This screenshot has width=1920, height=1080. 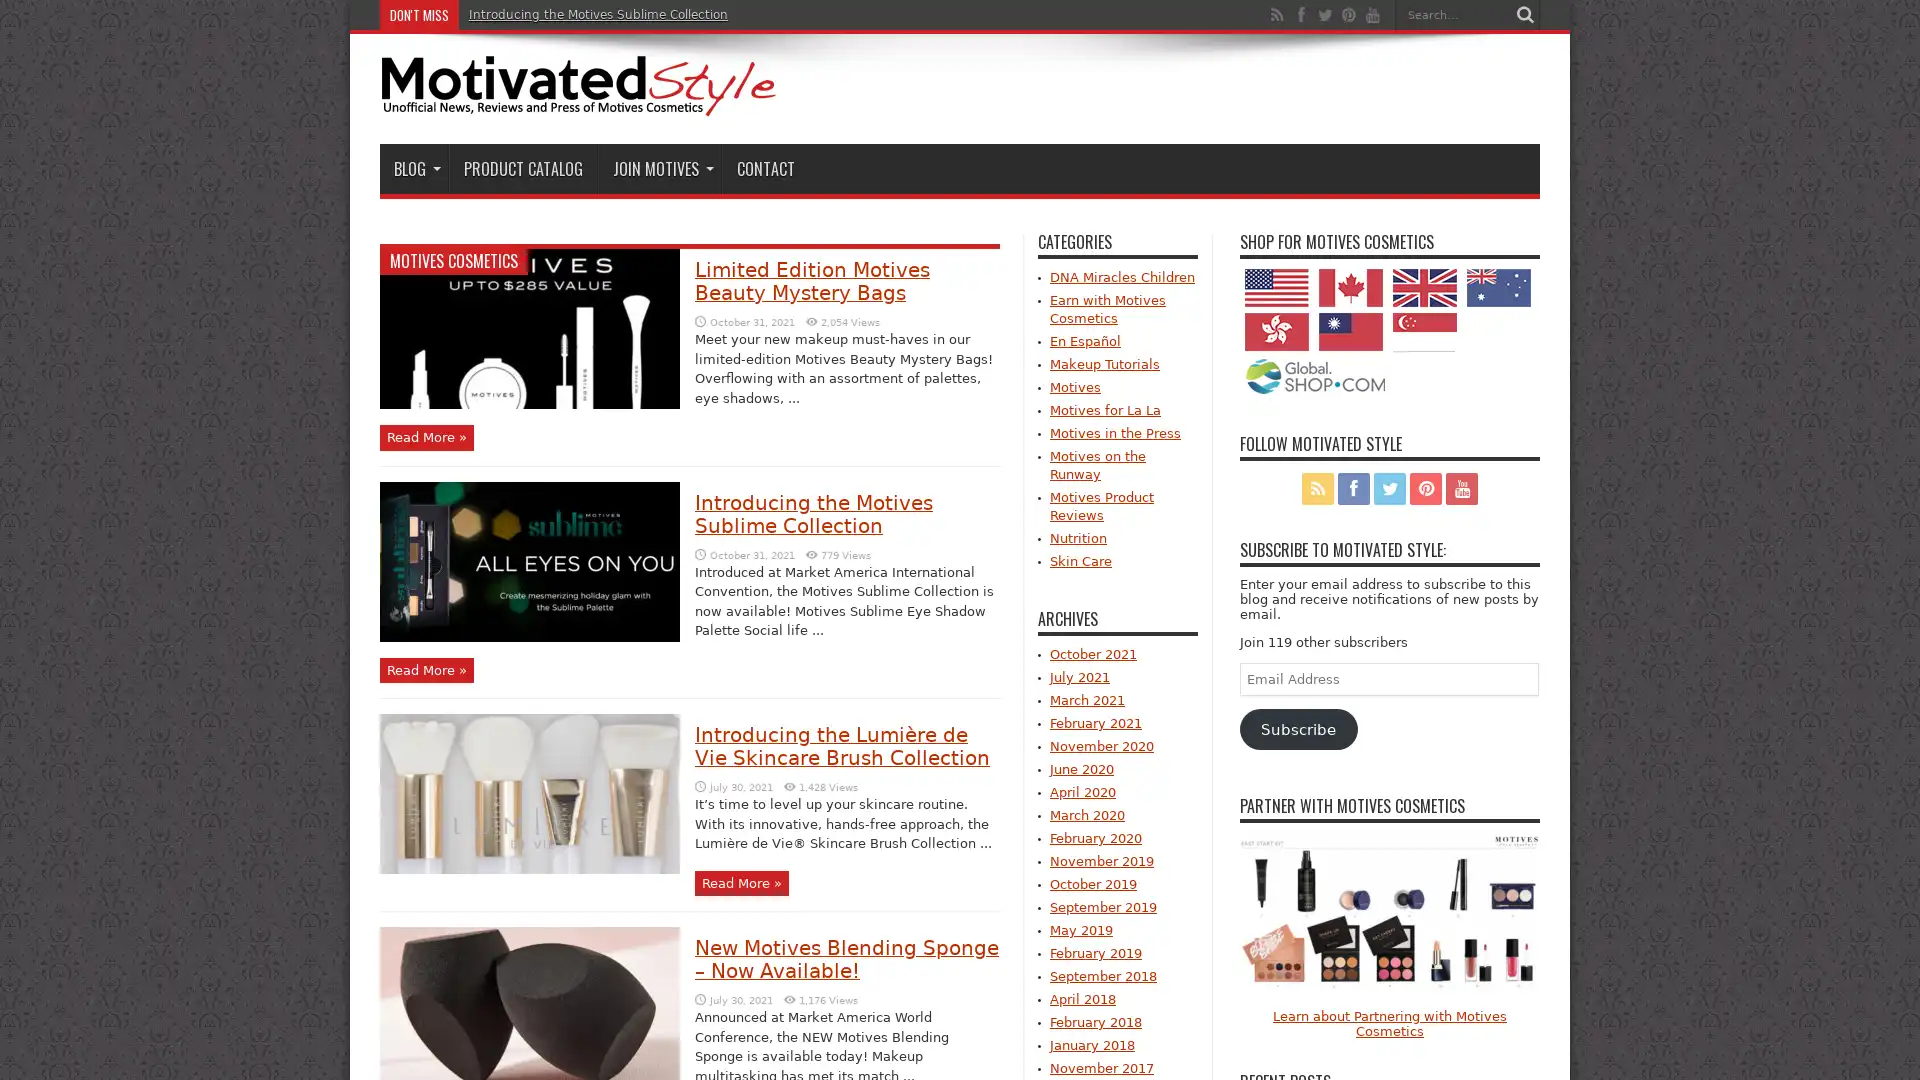 What do you see at coordinates (1298, 729) in the screenshot?
I see `Subscribe` at bounding box center [1298, 729].